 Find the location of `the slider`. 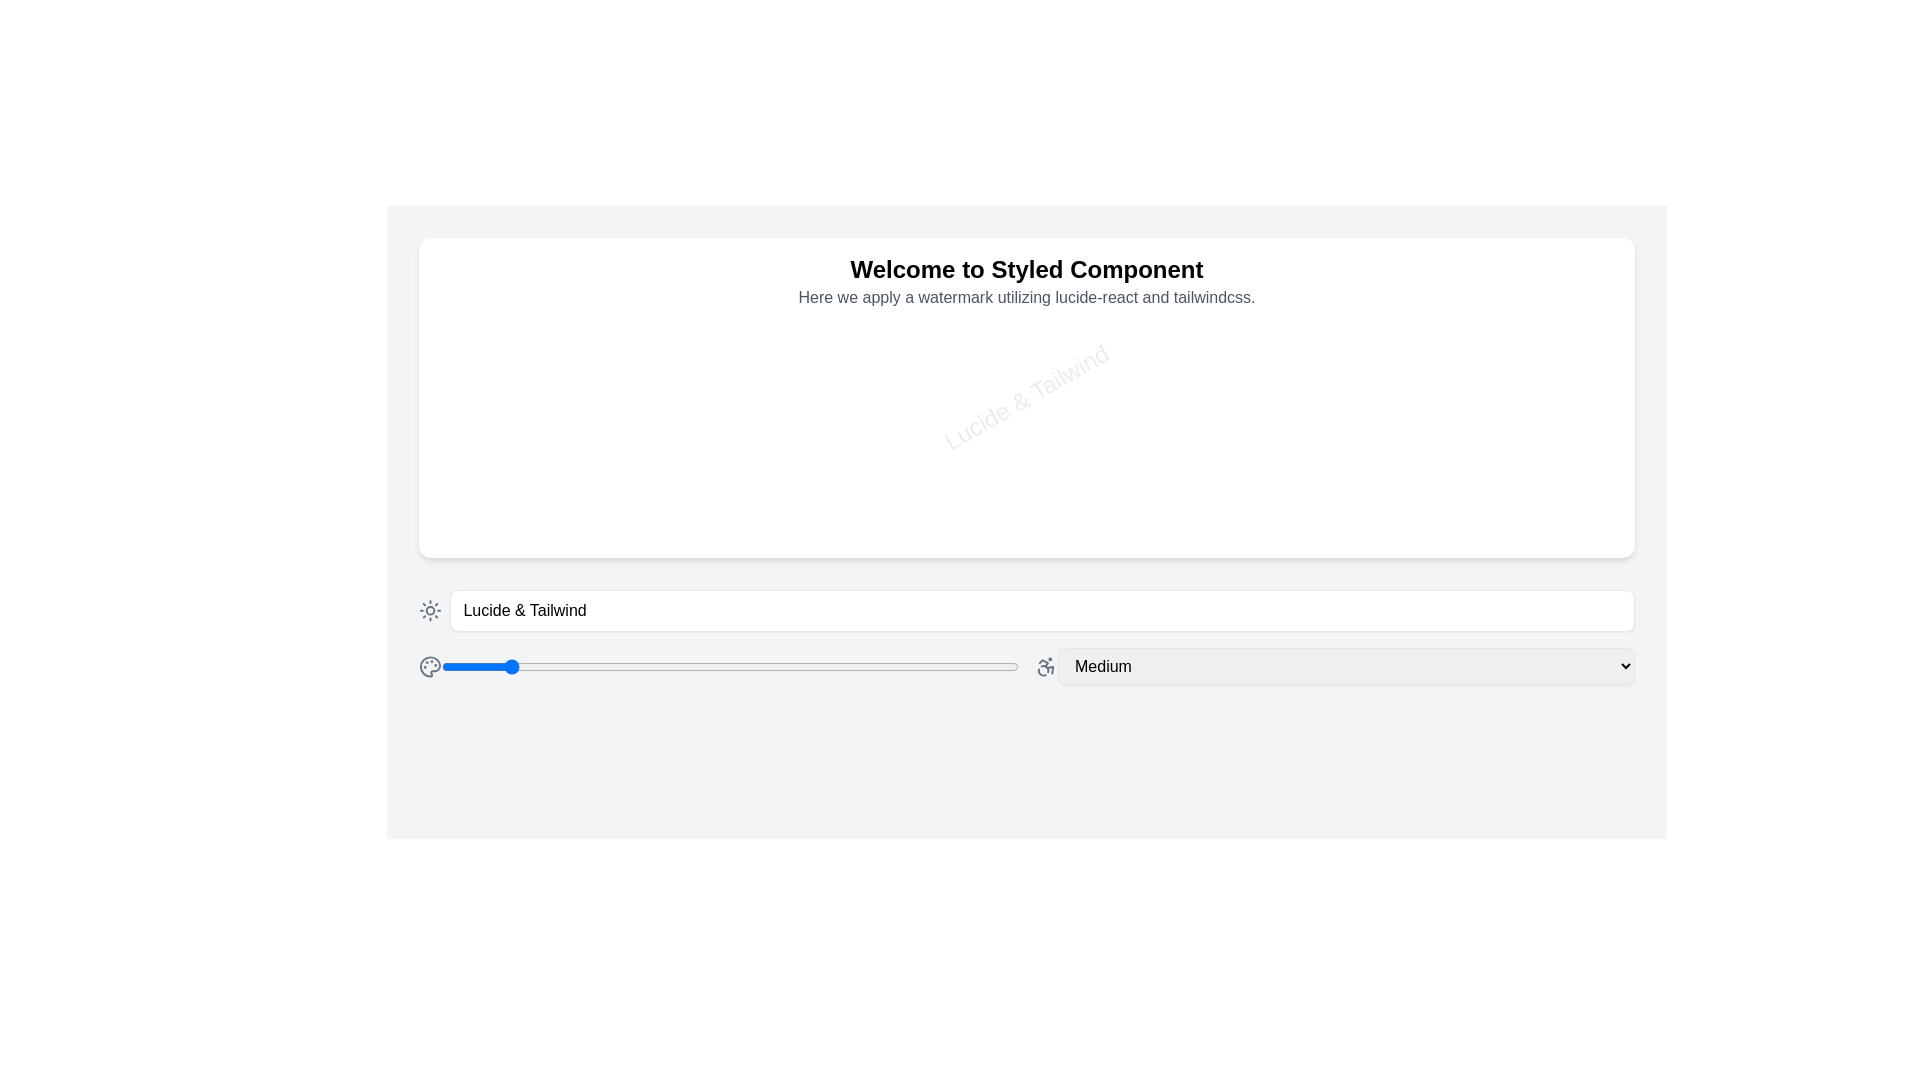

the slider is located at coordinates (378, 666).